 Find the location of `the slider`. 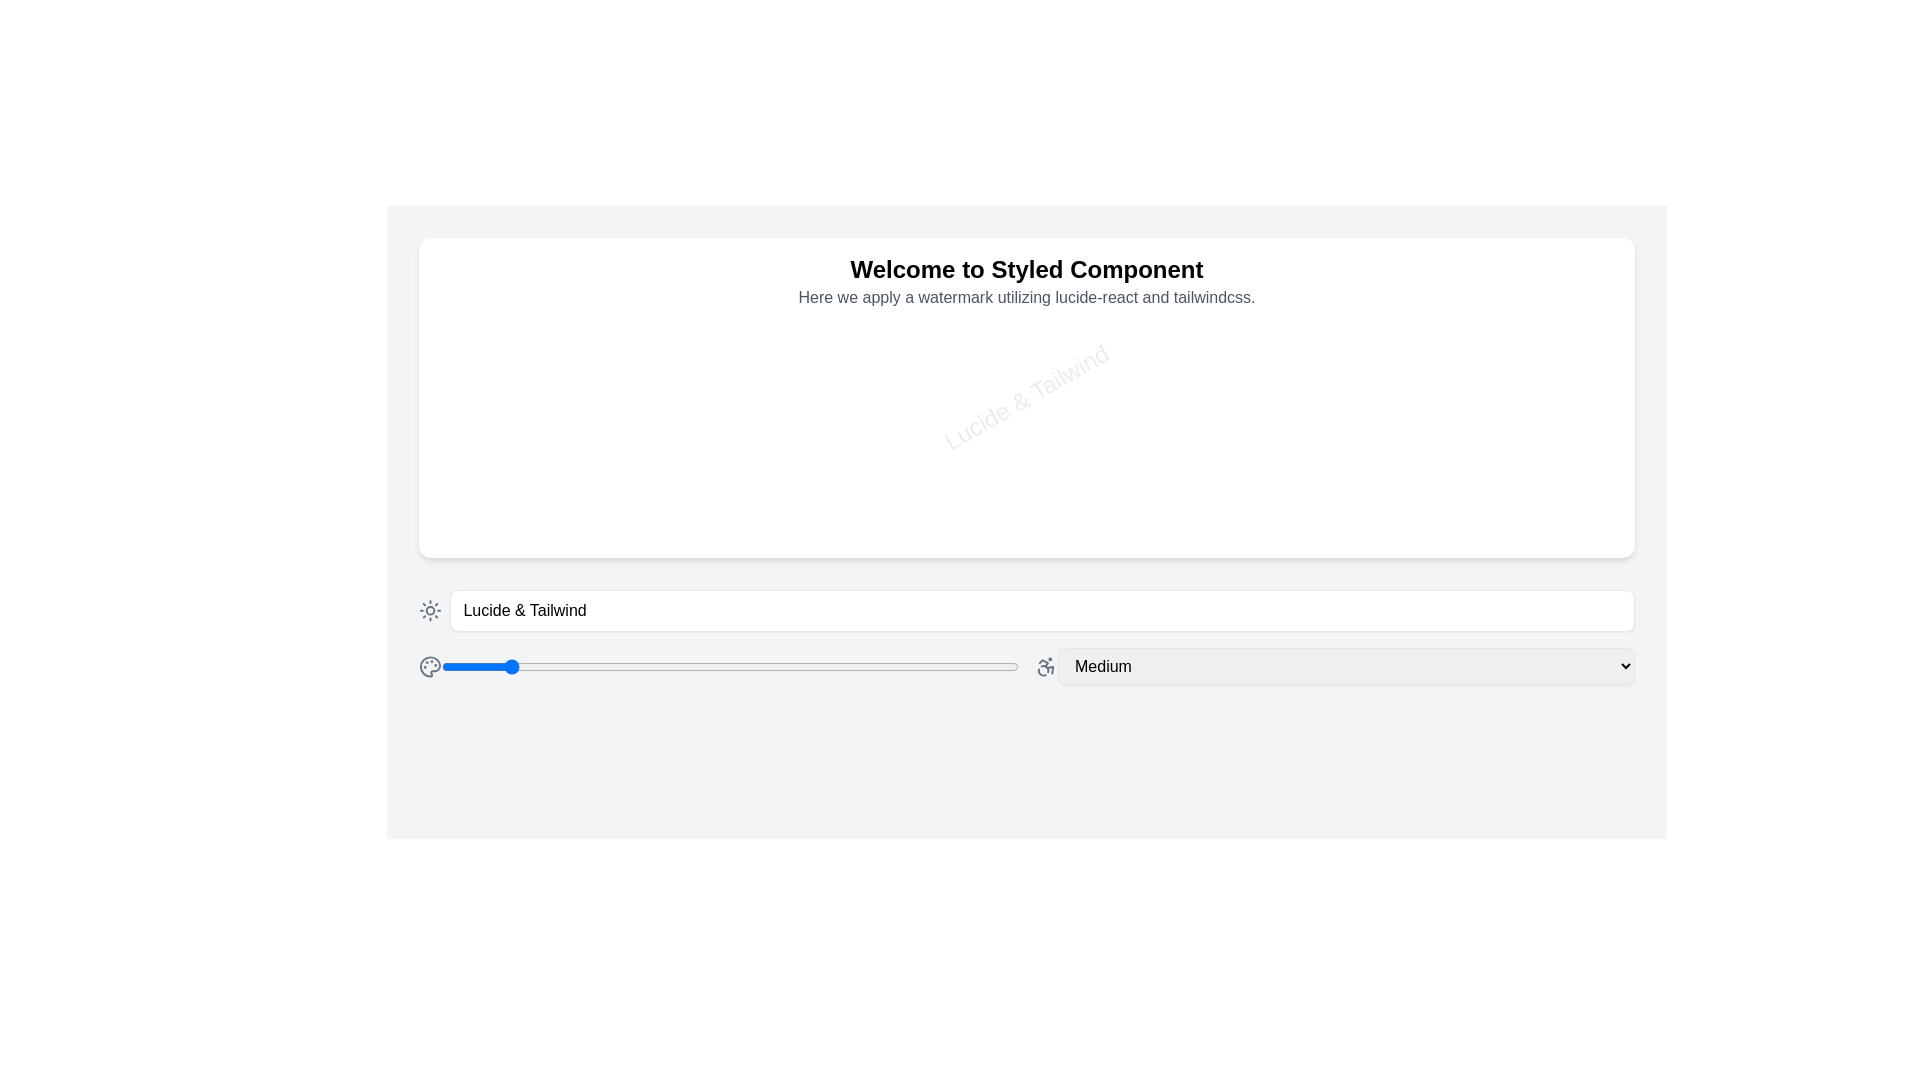

the slider is located at coordinates (378, 666).